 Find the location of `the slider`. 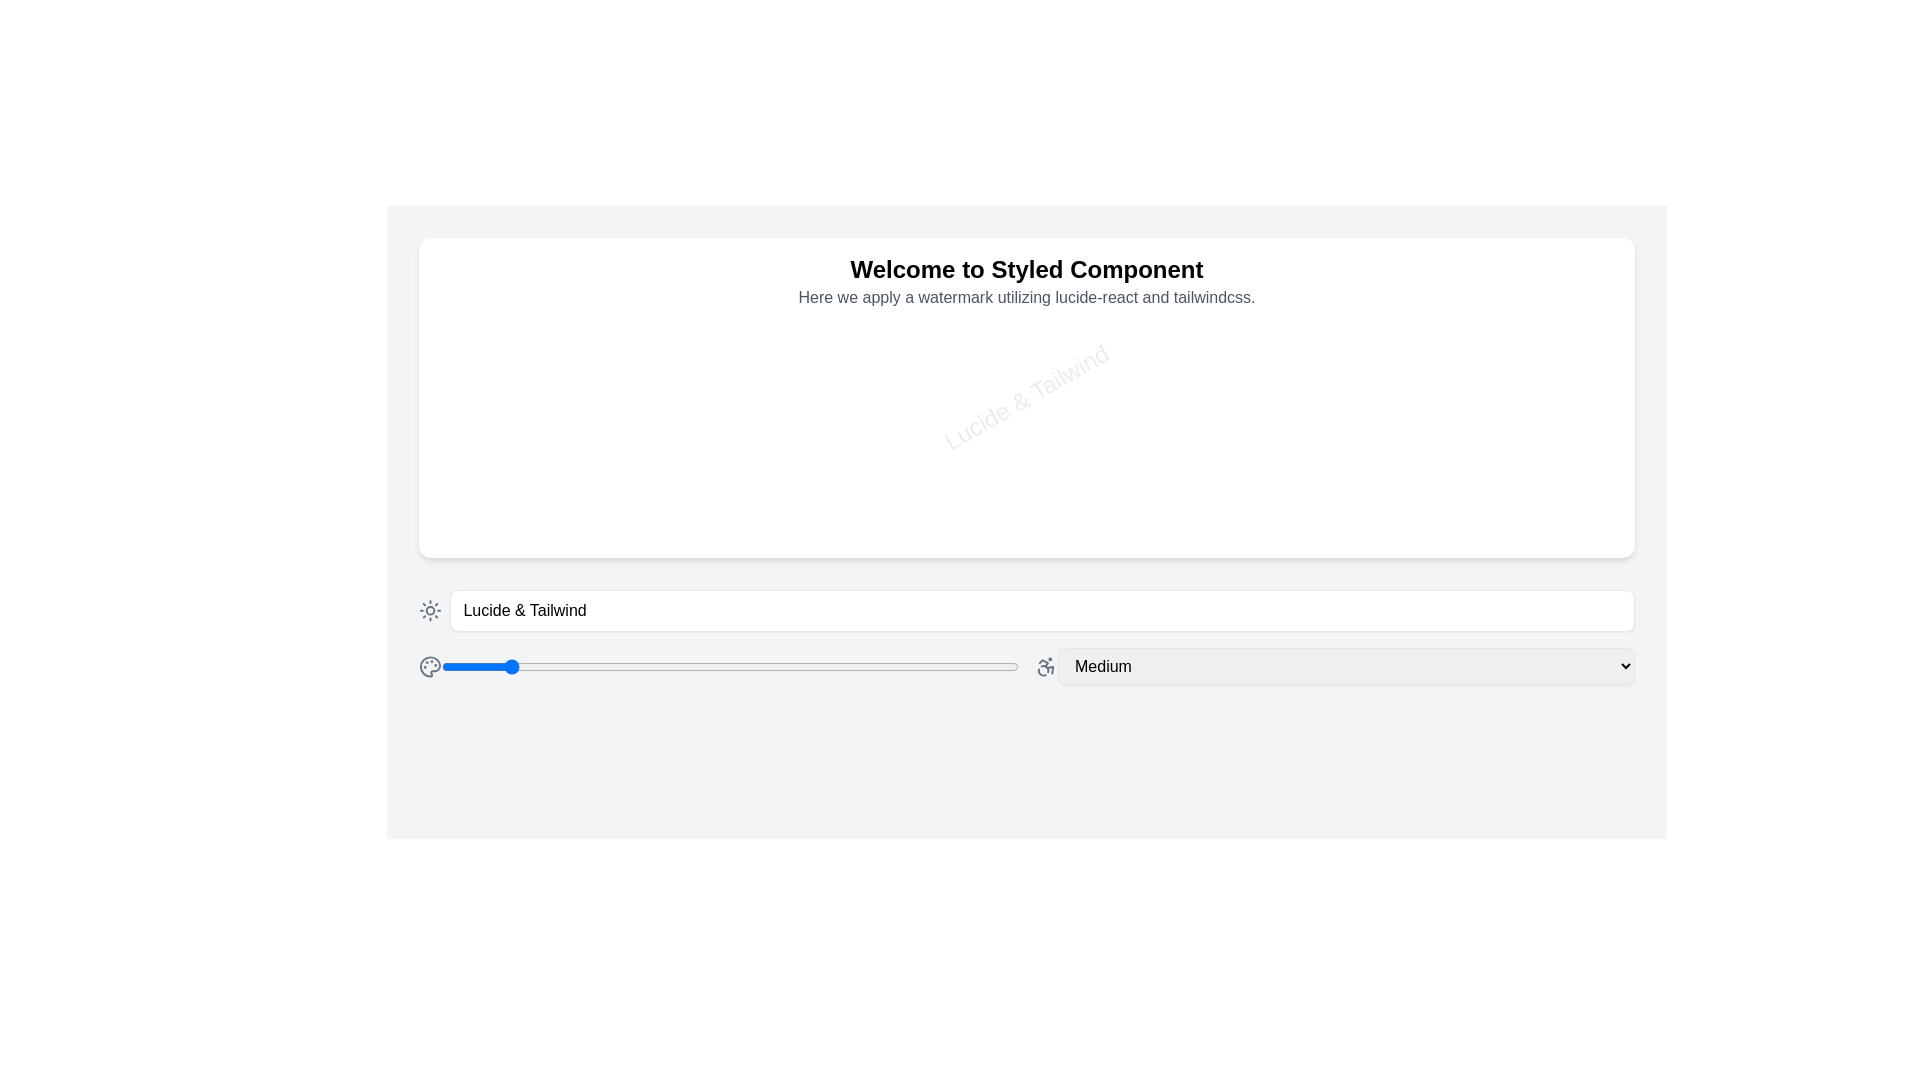

the slider is located at coordinates (378, 666).